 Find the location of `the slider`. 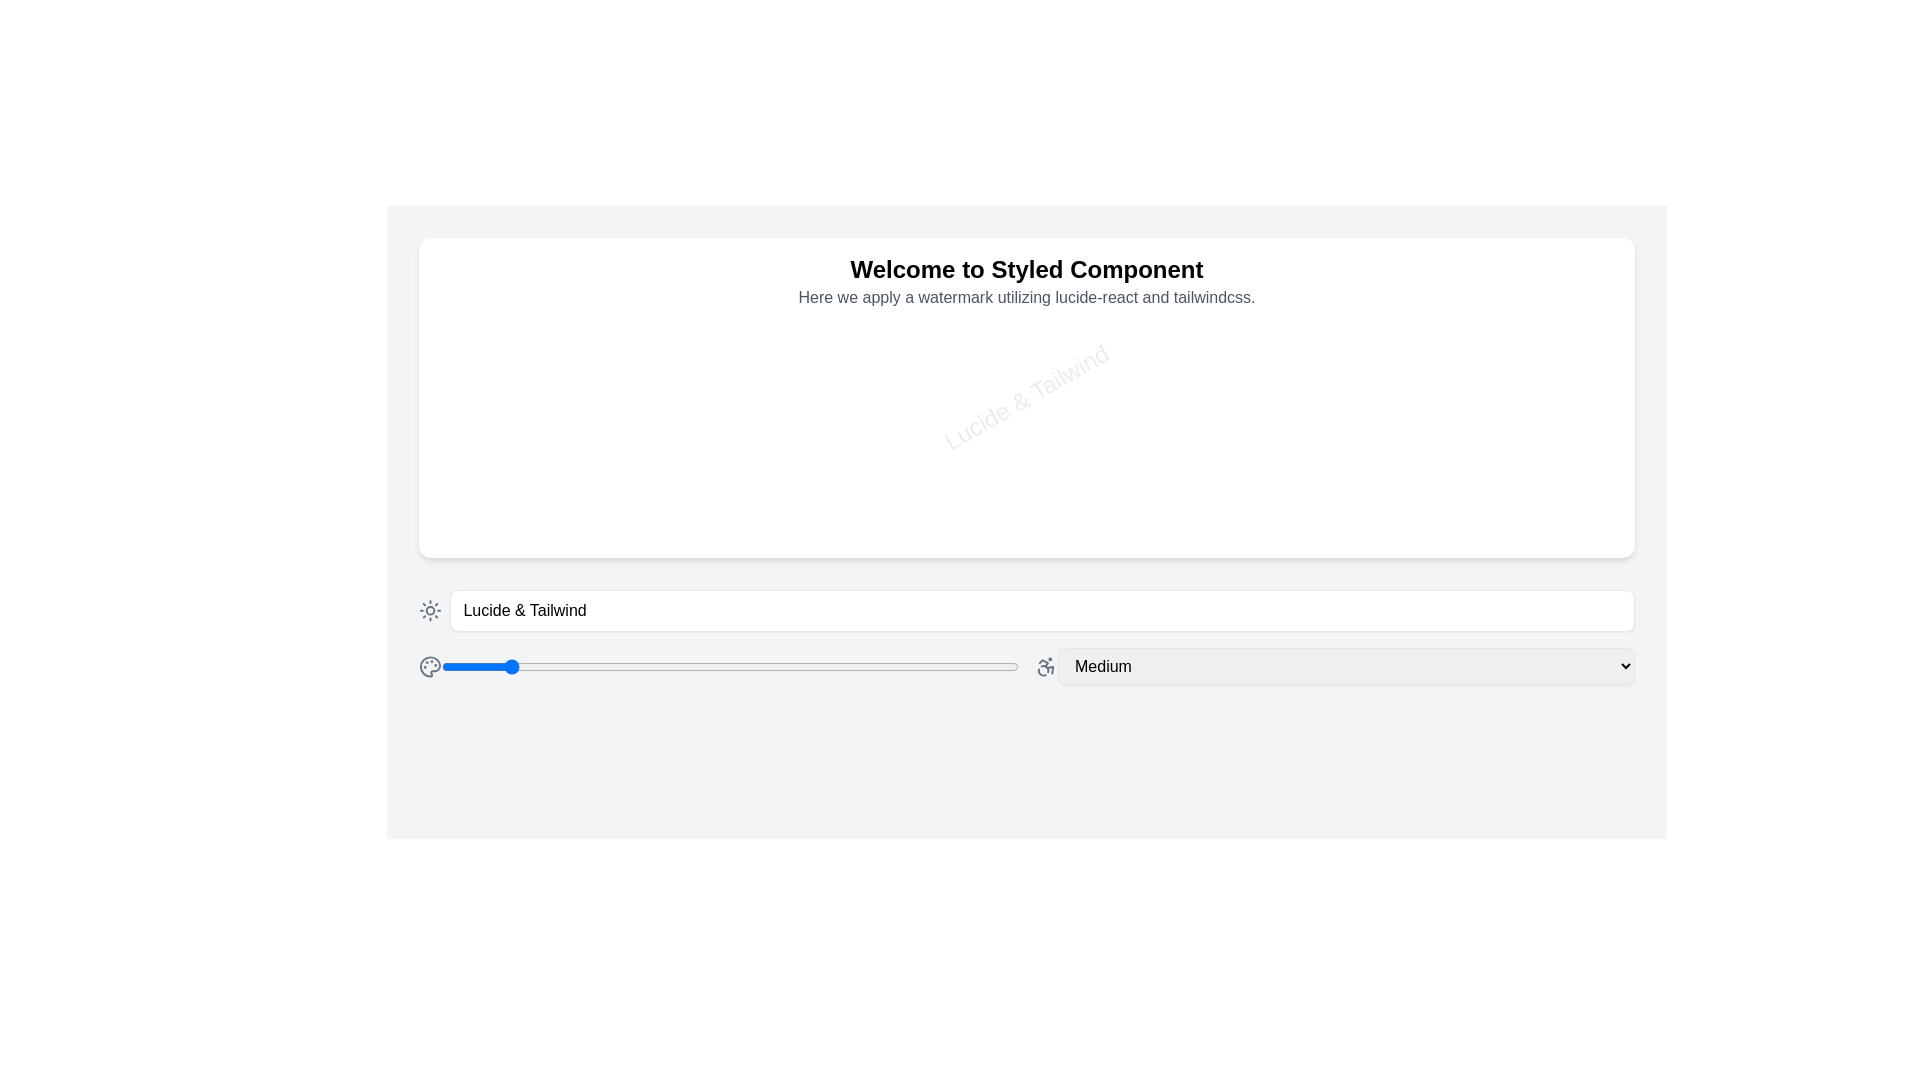

the slider is located at coordinates (378, 666).